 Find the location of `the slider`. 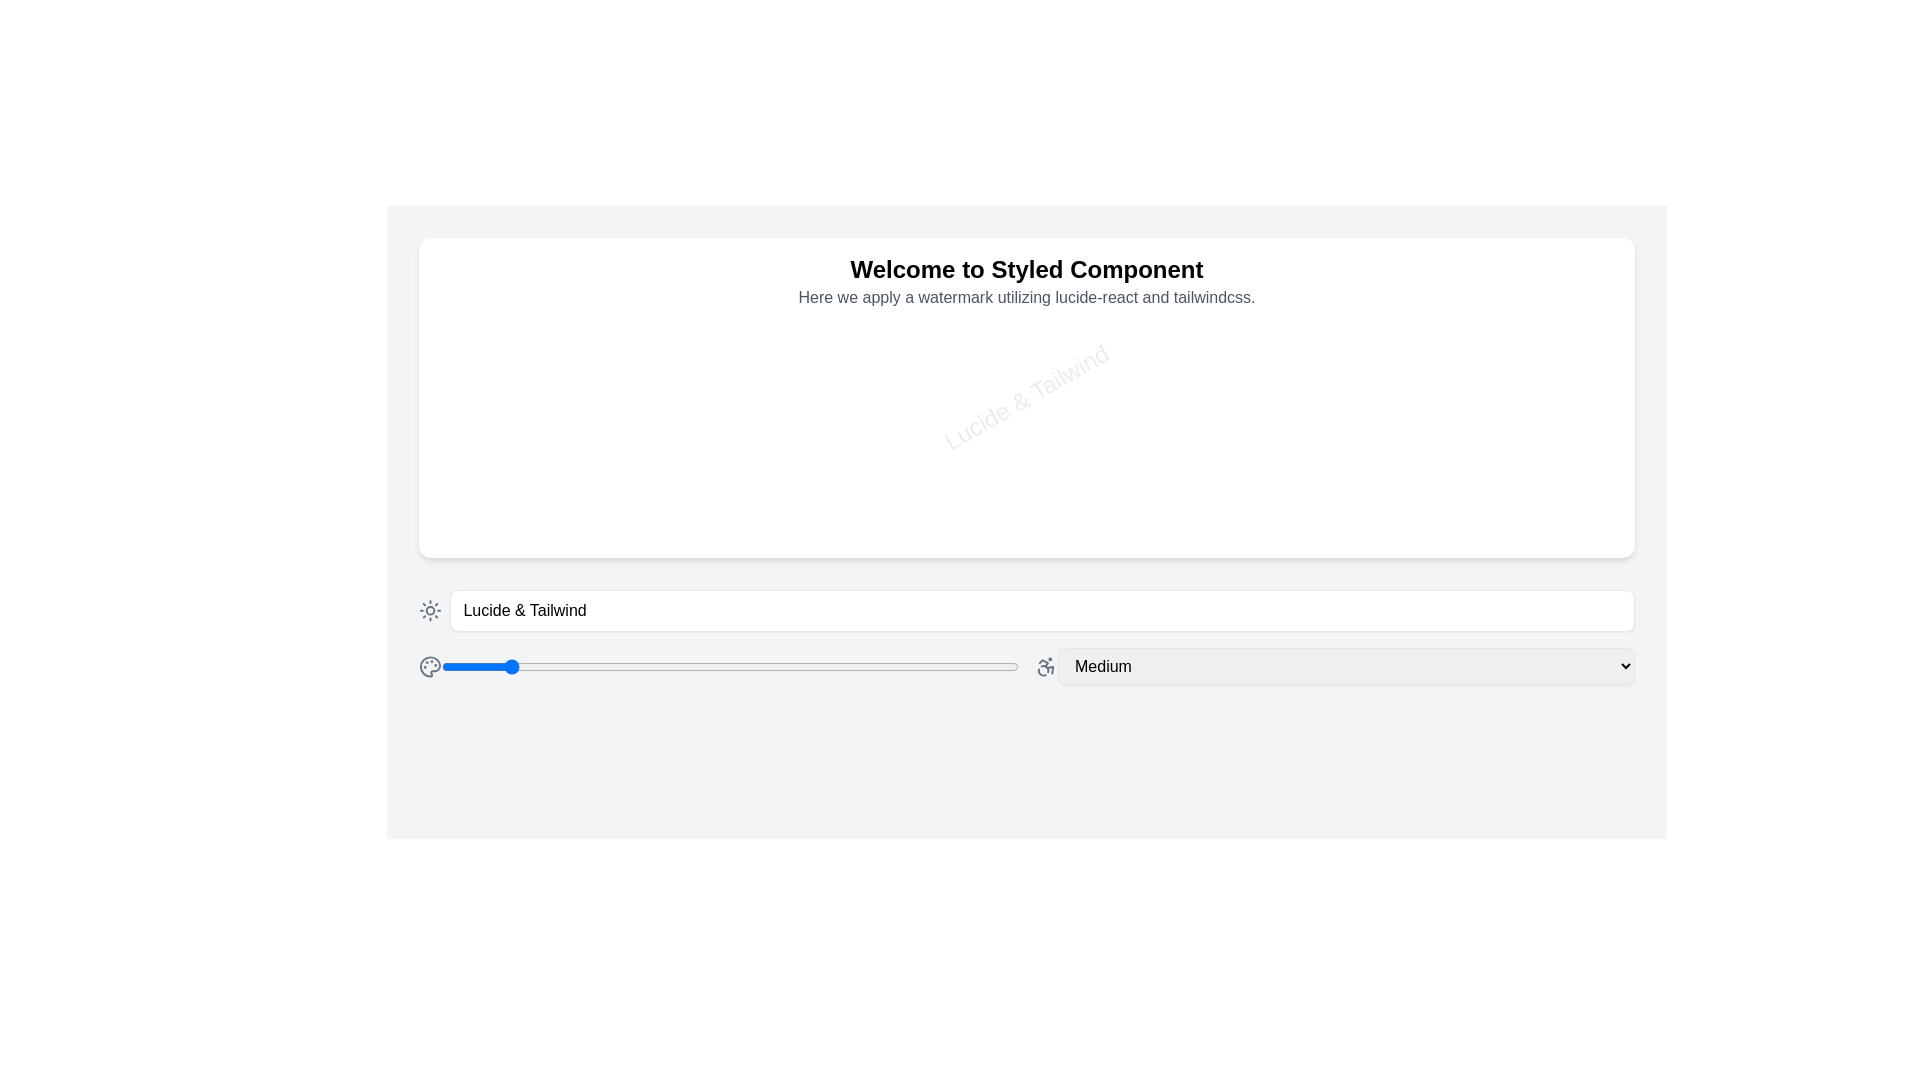

the slider is located at coordinates (378, 666).